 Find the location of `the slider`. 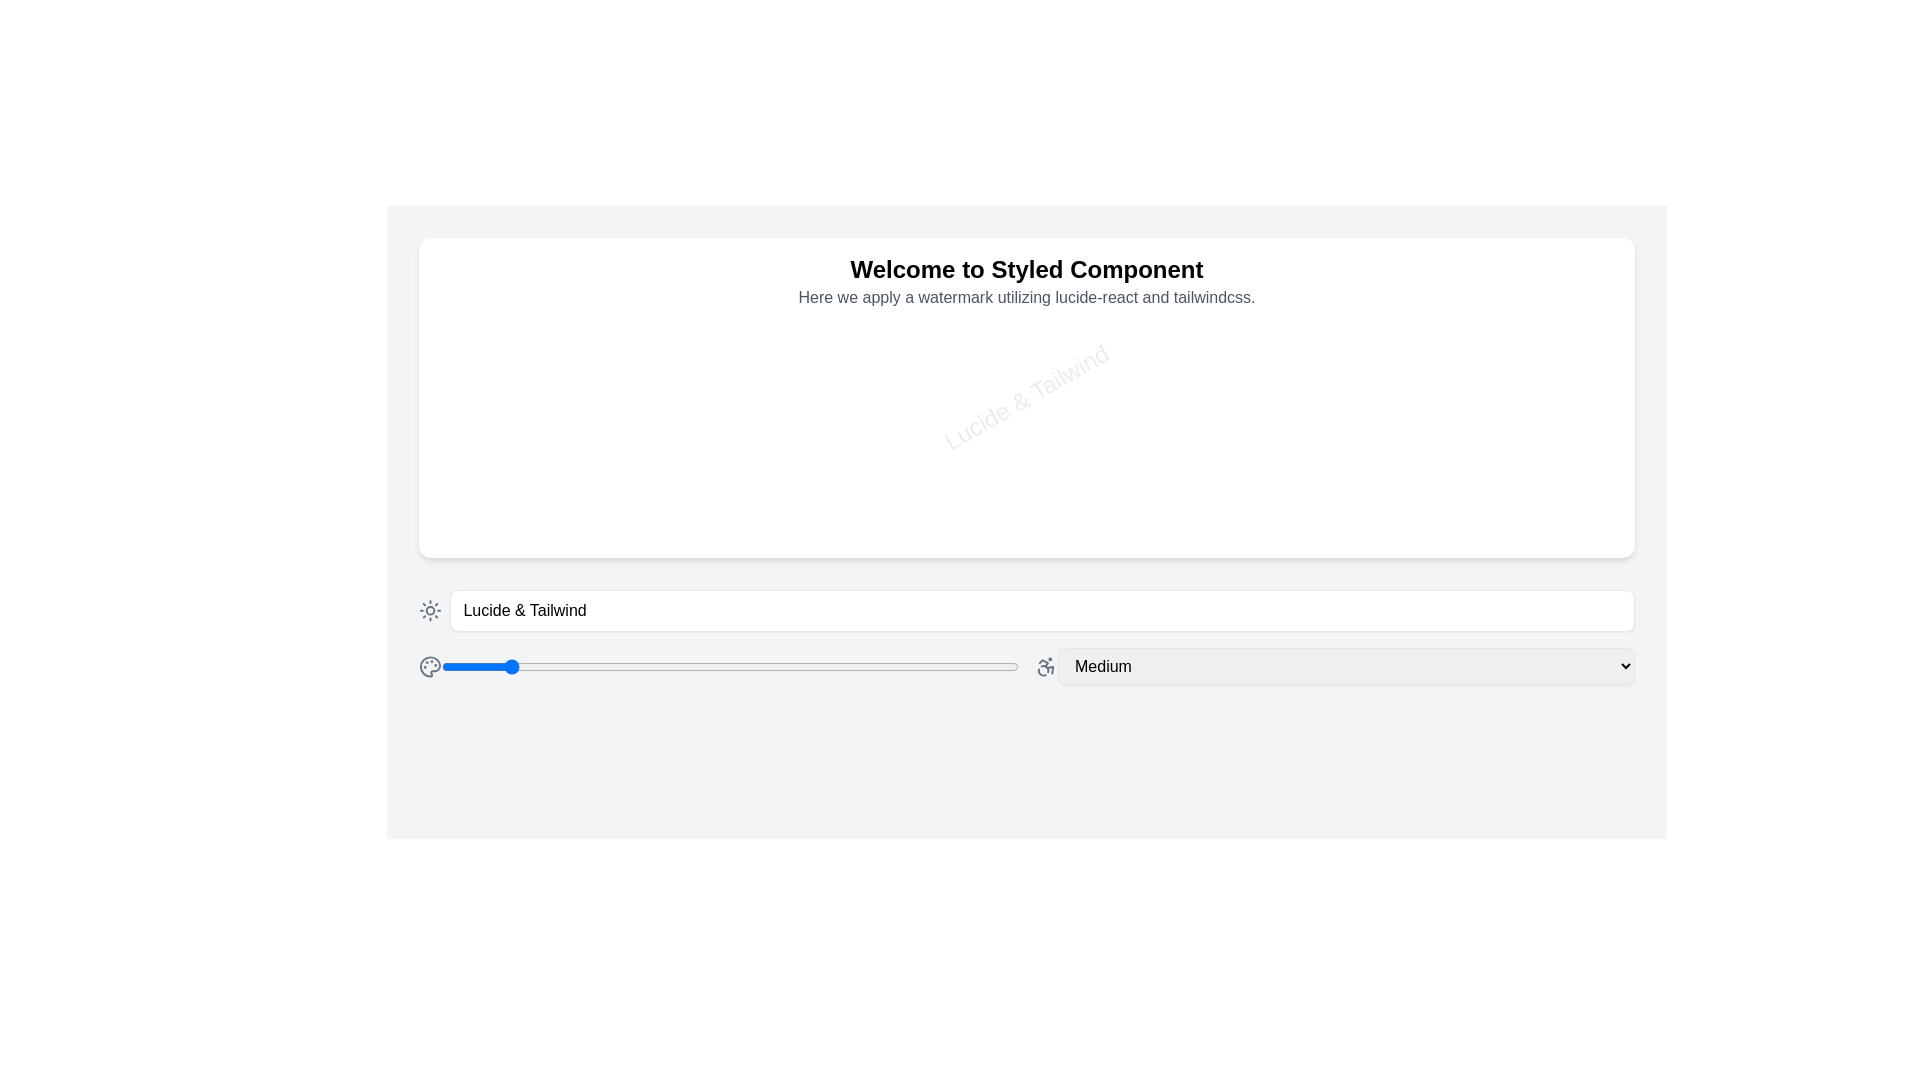

the slider is located at coordinates (378, 666).